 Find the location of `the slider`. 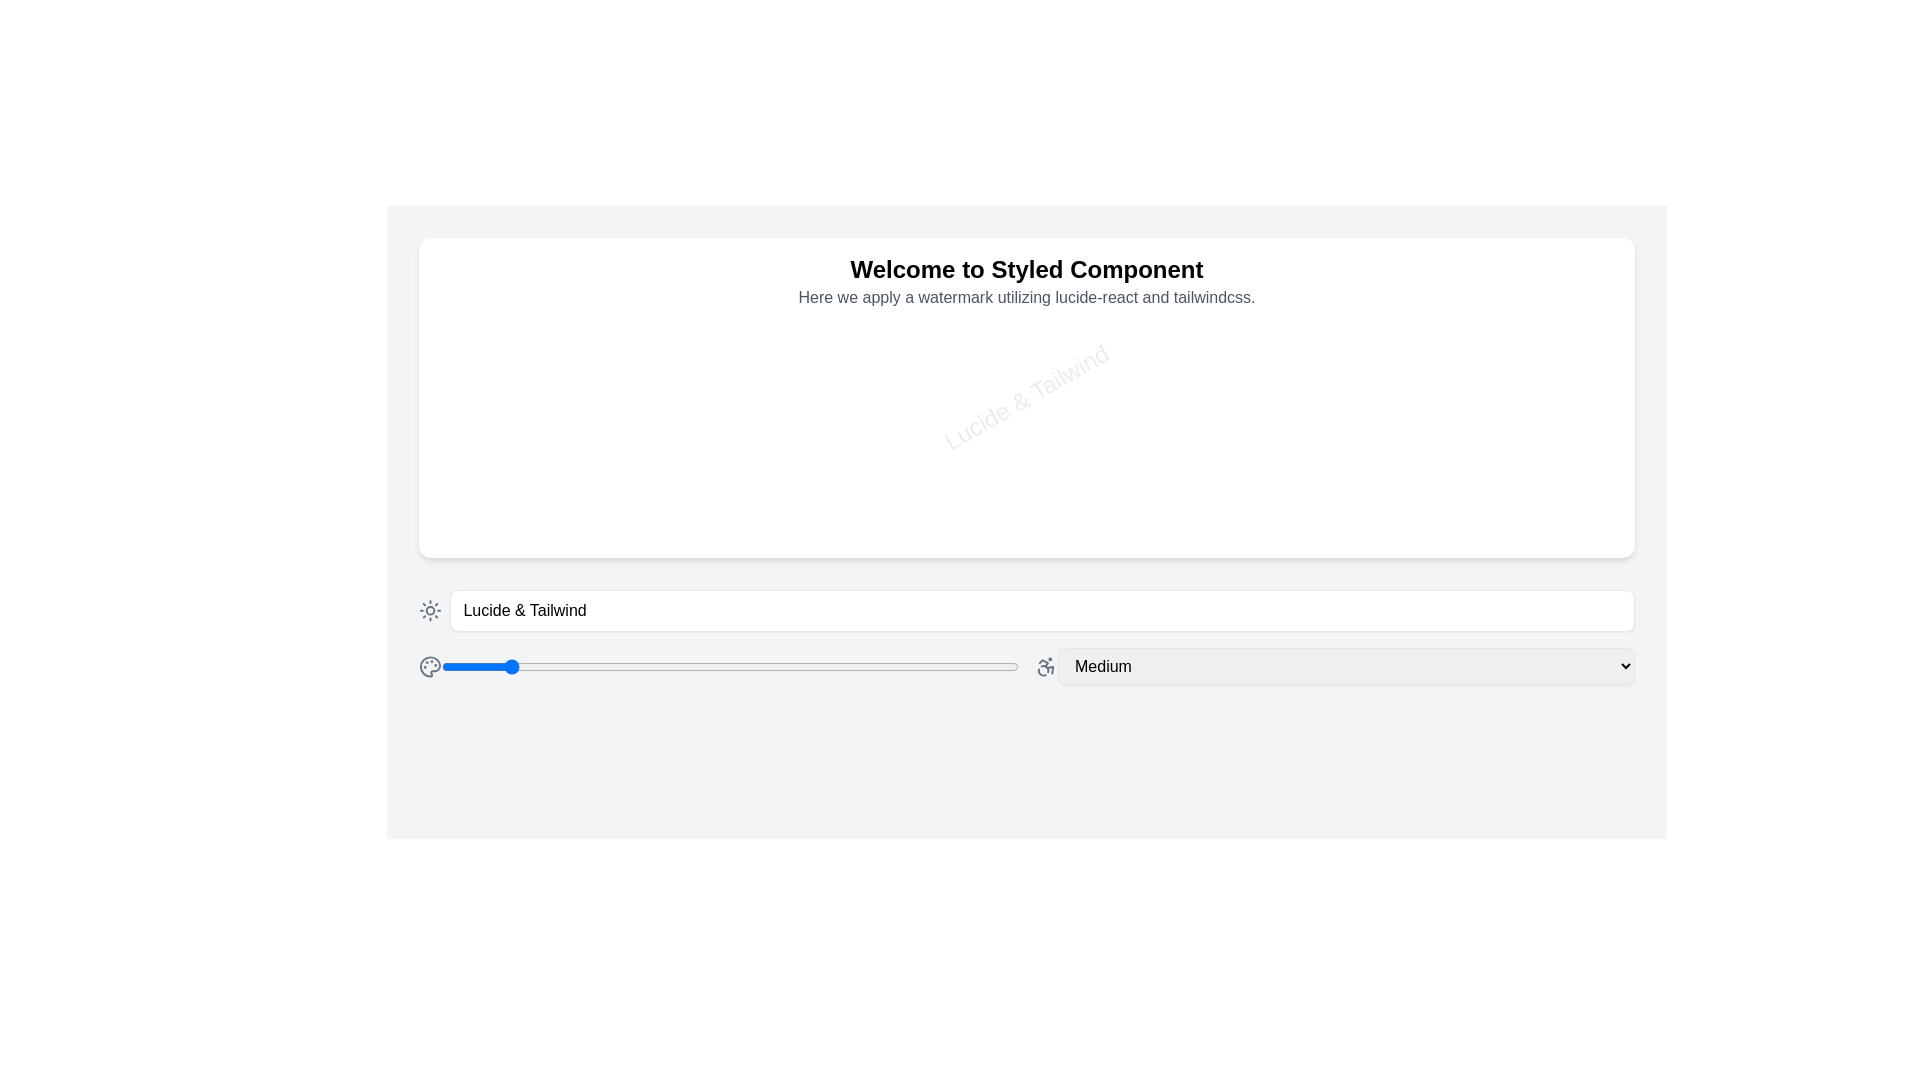

the slider is located at coordinates (378, 666).